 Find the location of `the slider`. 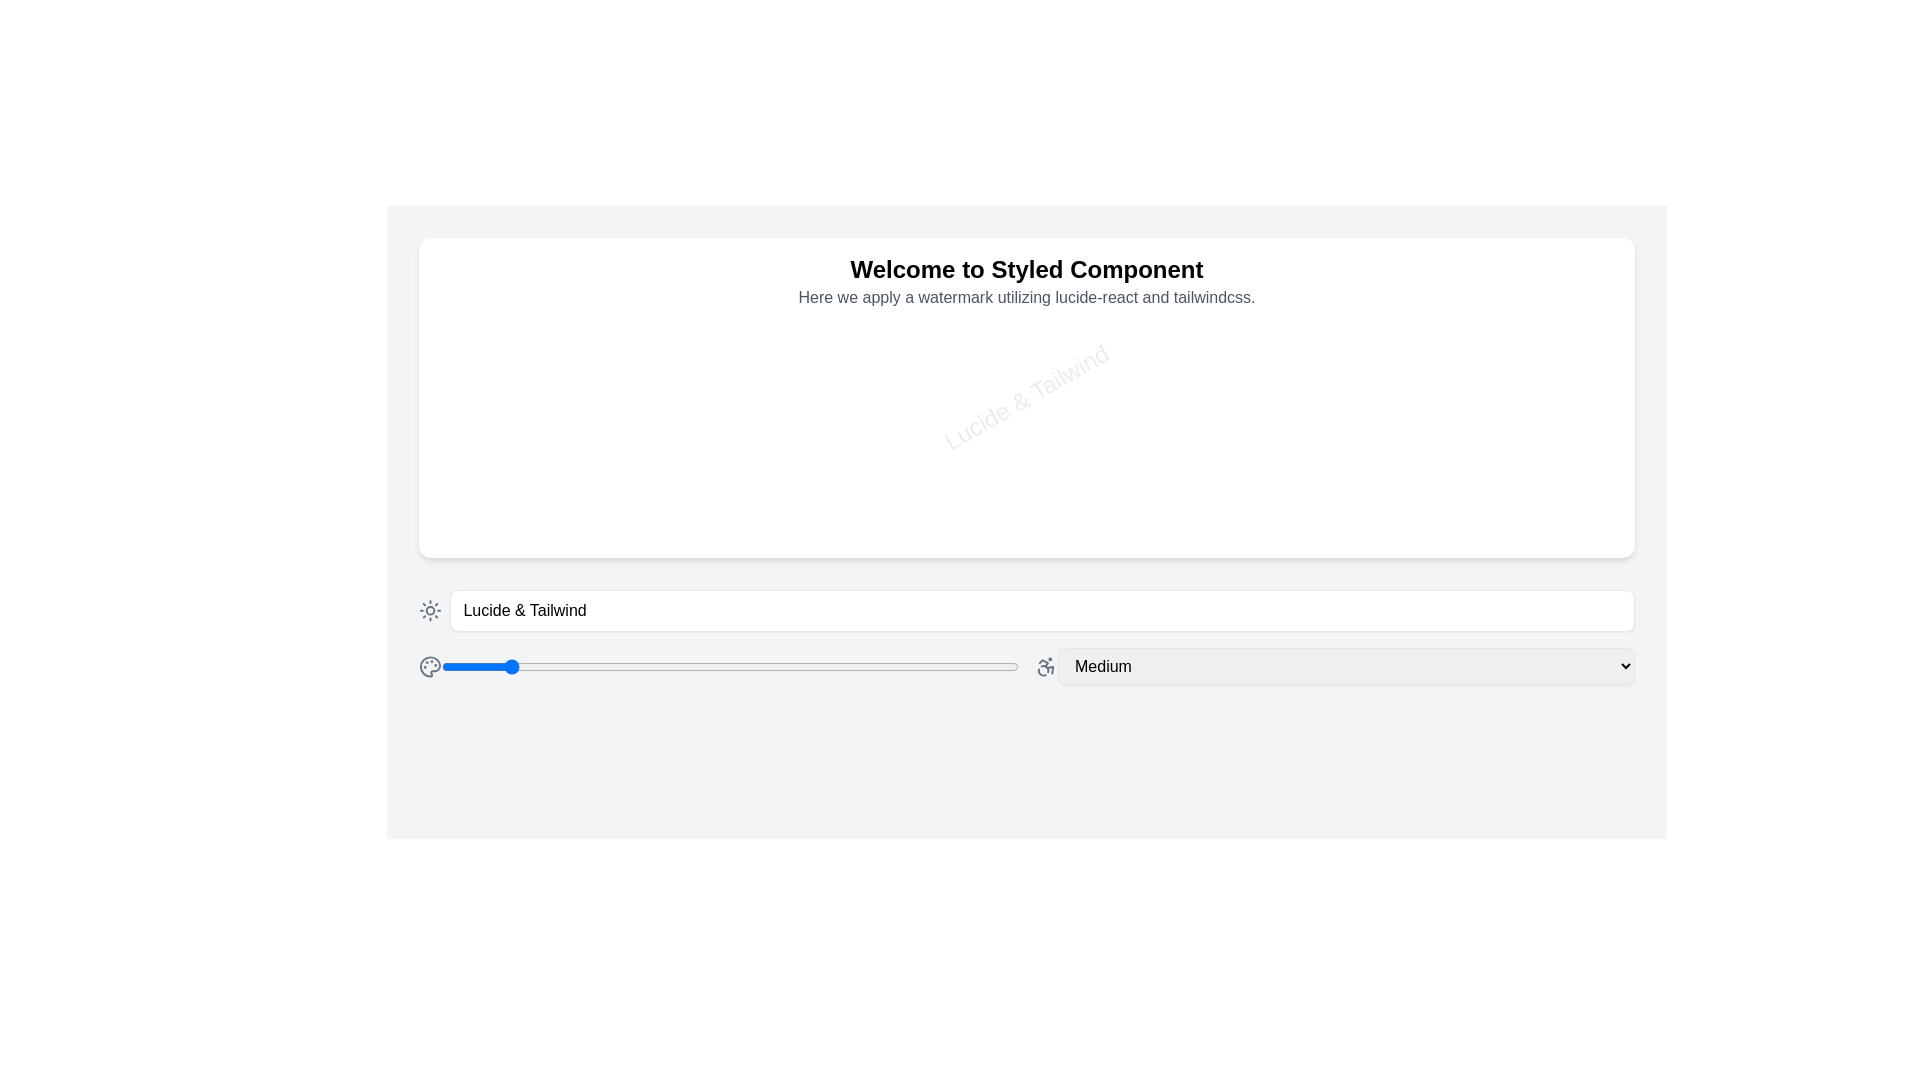

the slider is located at coordinates (378, 666).